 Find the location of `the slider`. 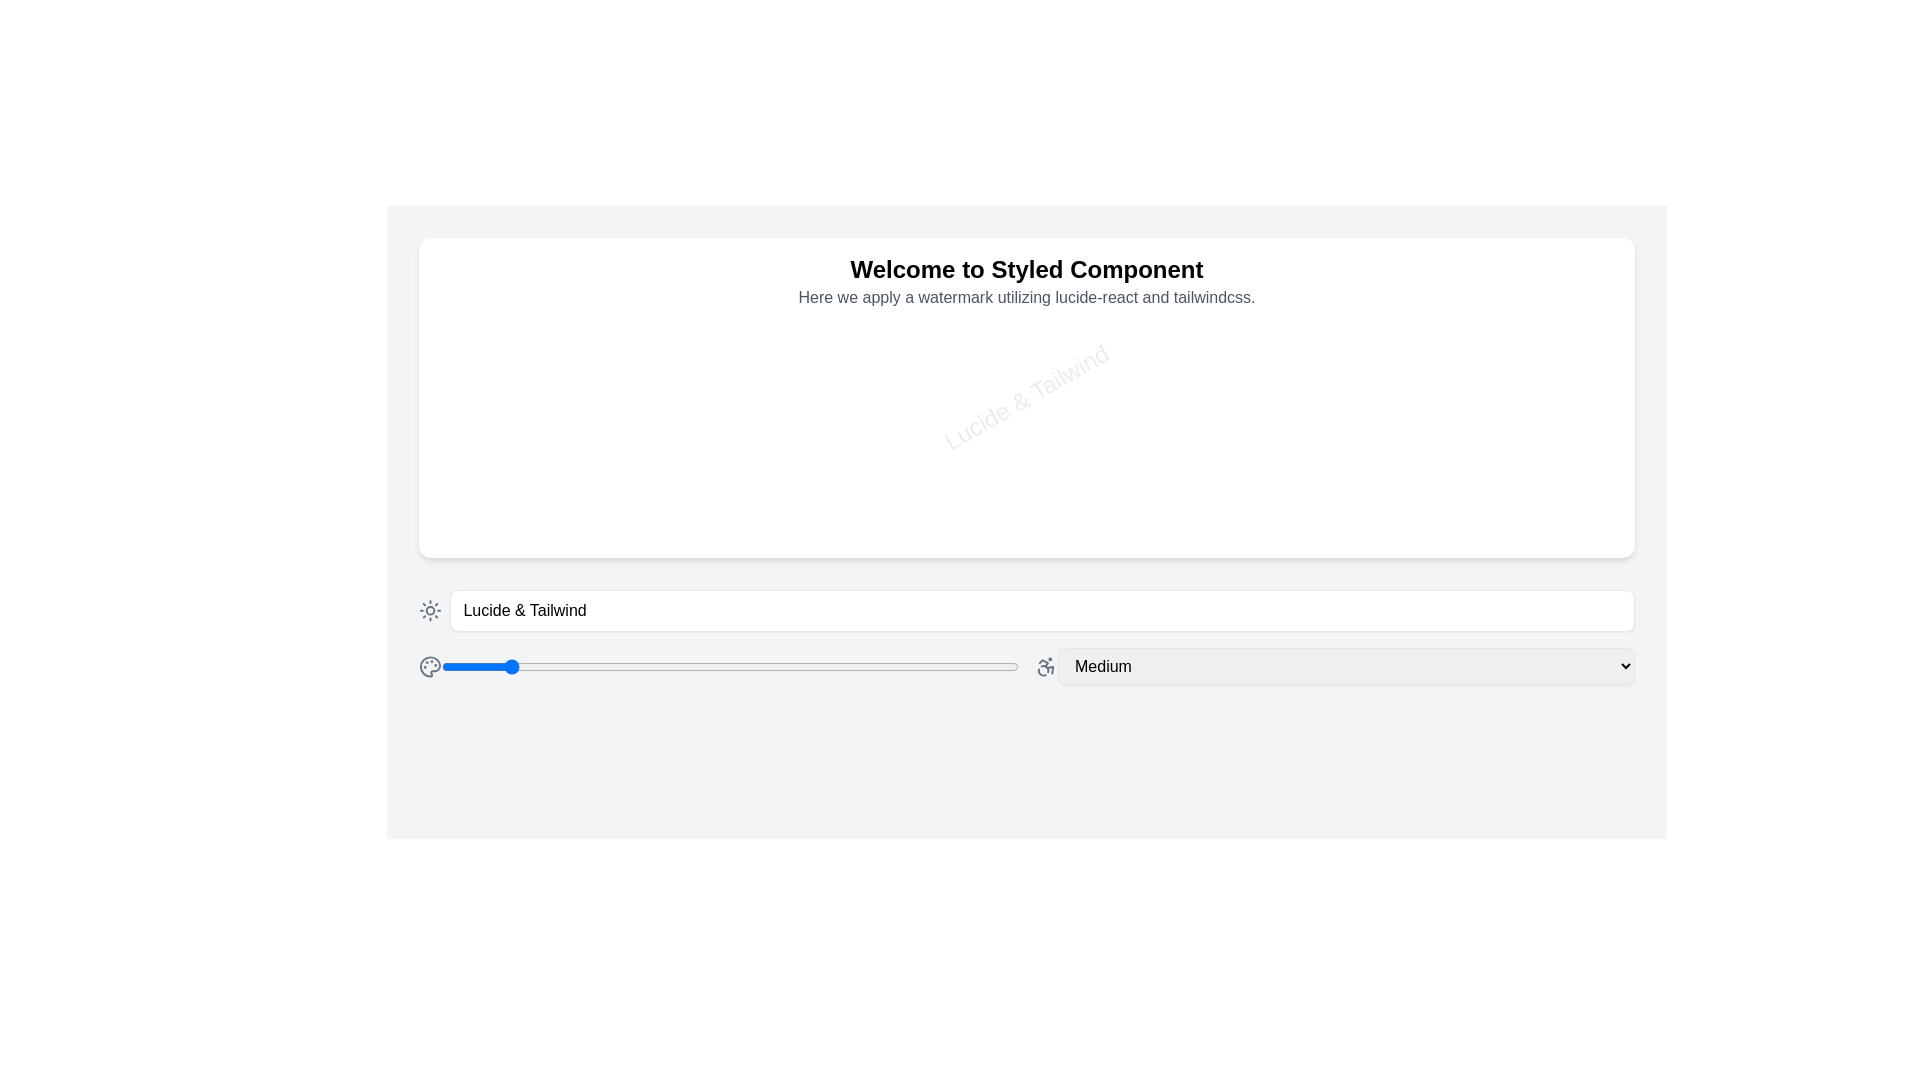

the slider is located at coordinates (378, 666).